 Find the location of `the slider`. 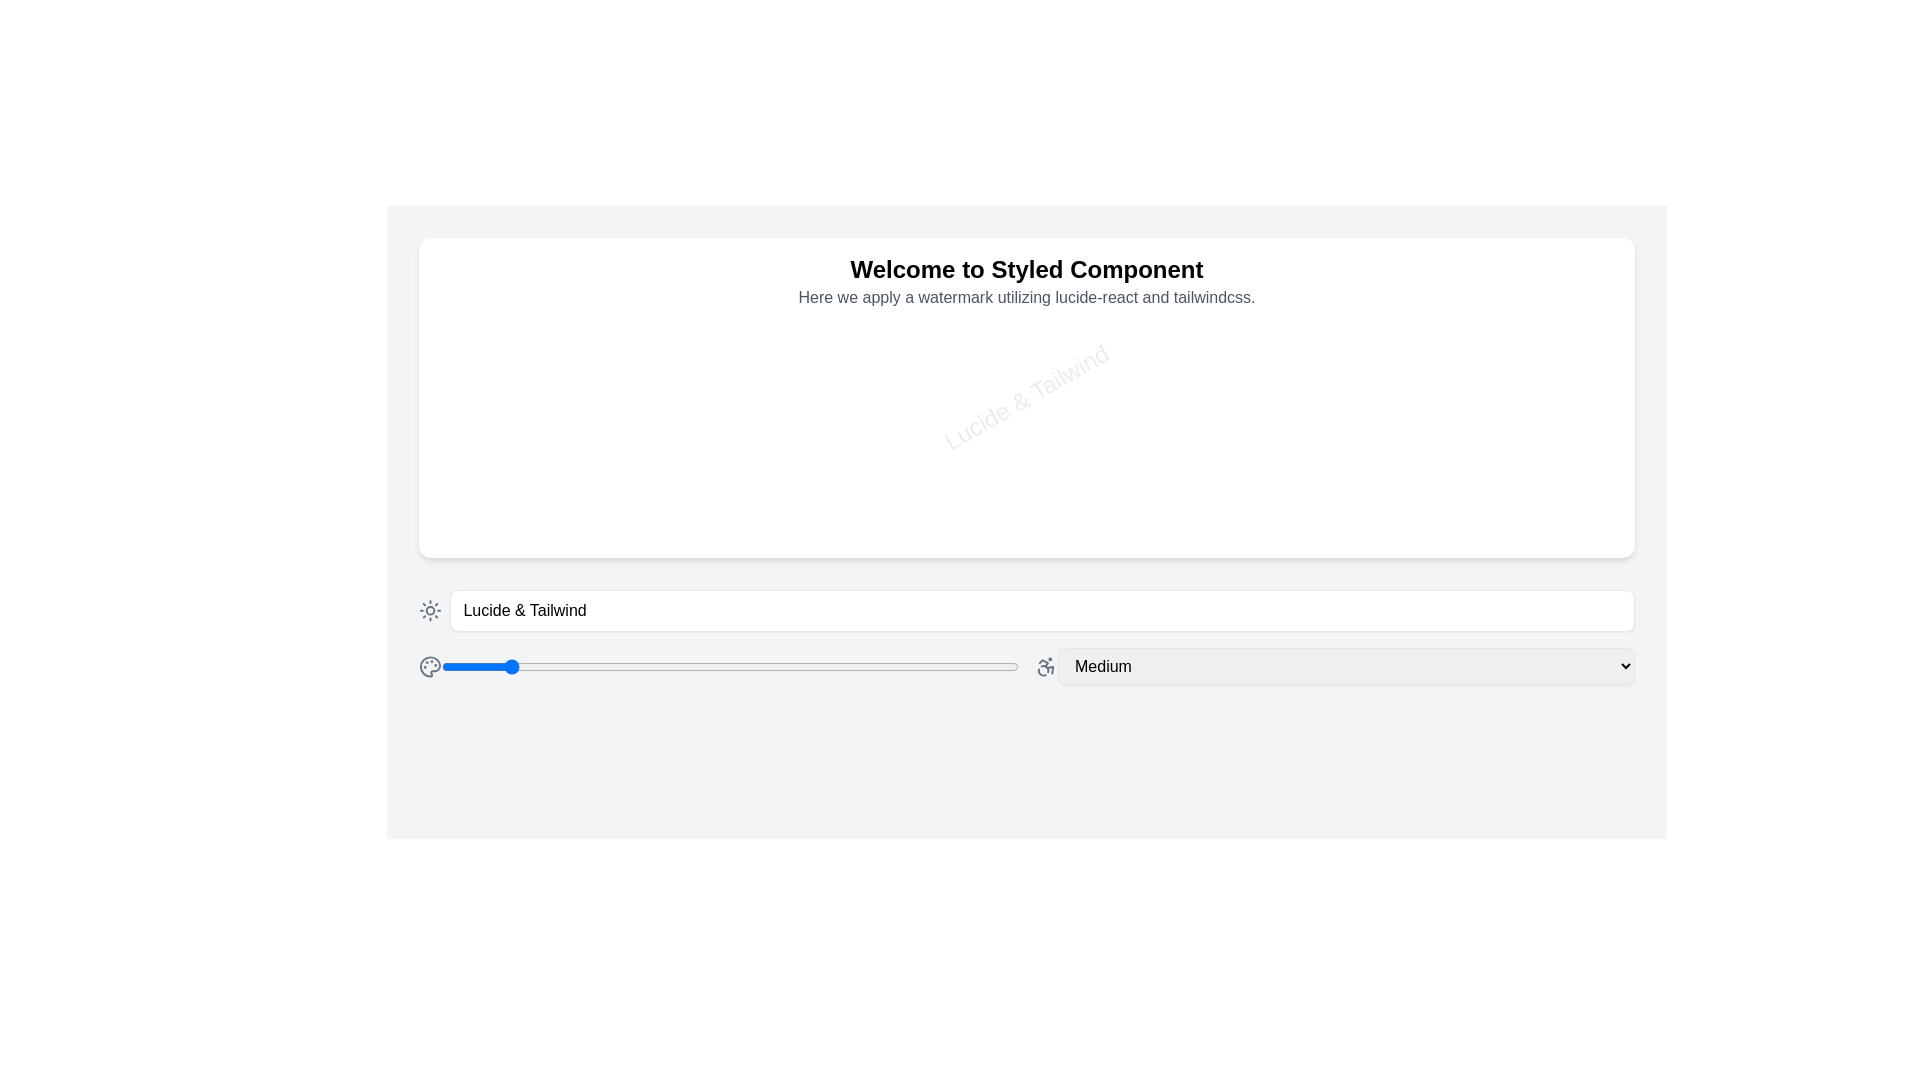

the slider is located at coordinates (378, 666).